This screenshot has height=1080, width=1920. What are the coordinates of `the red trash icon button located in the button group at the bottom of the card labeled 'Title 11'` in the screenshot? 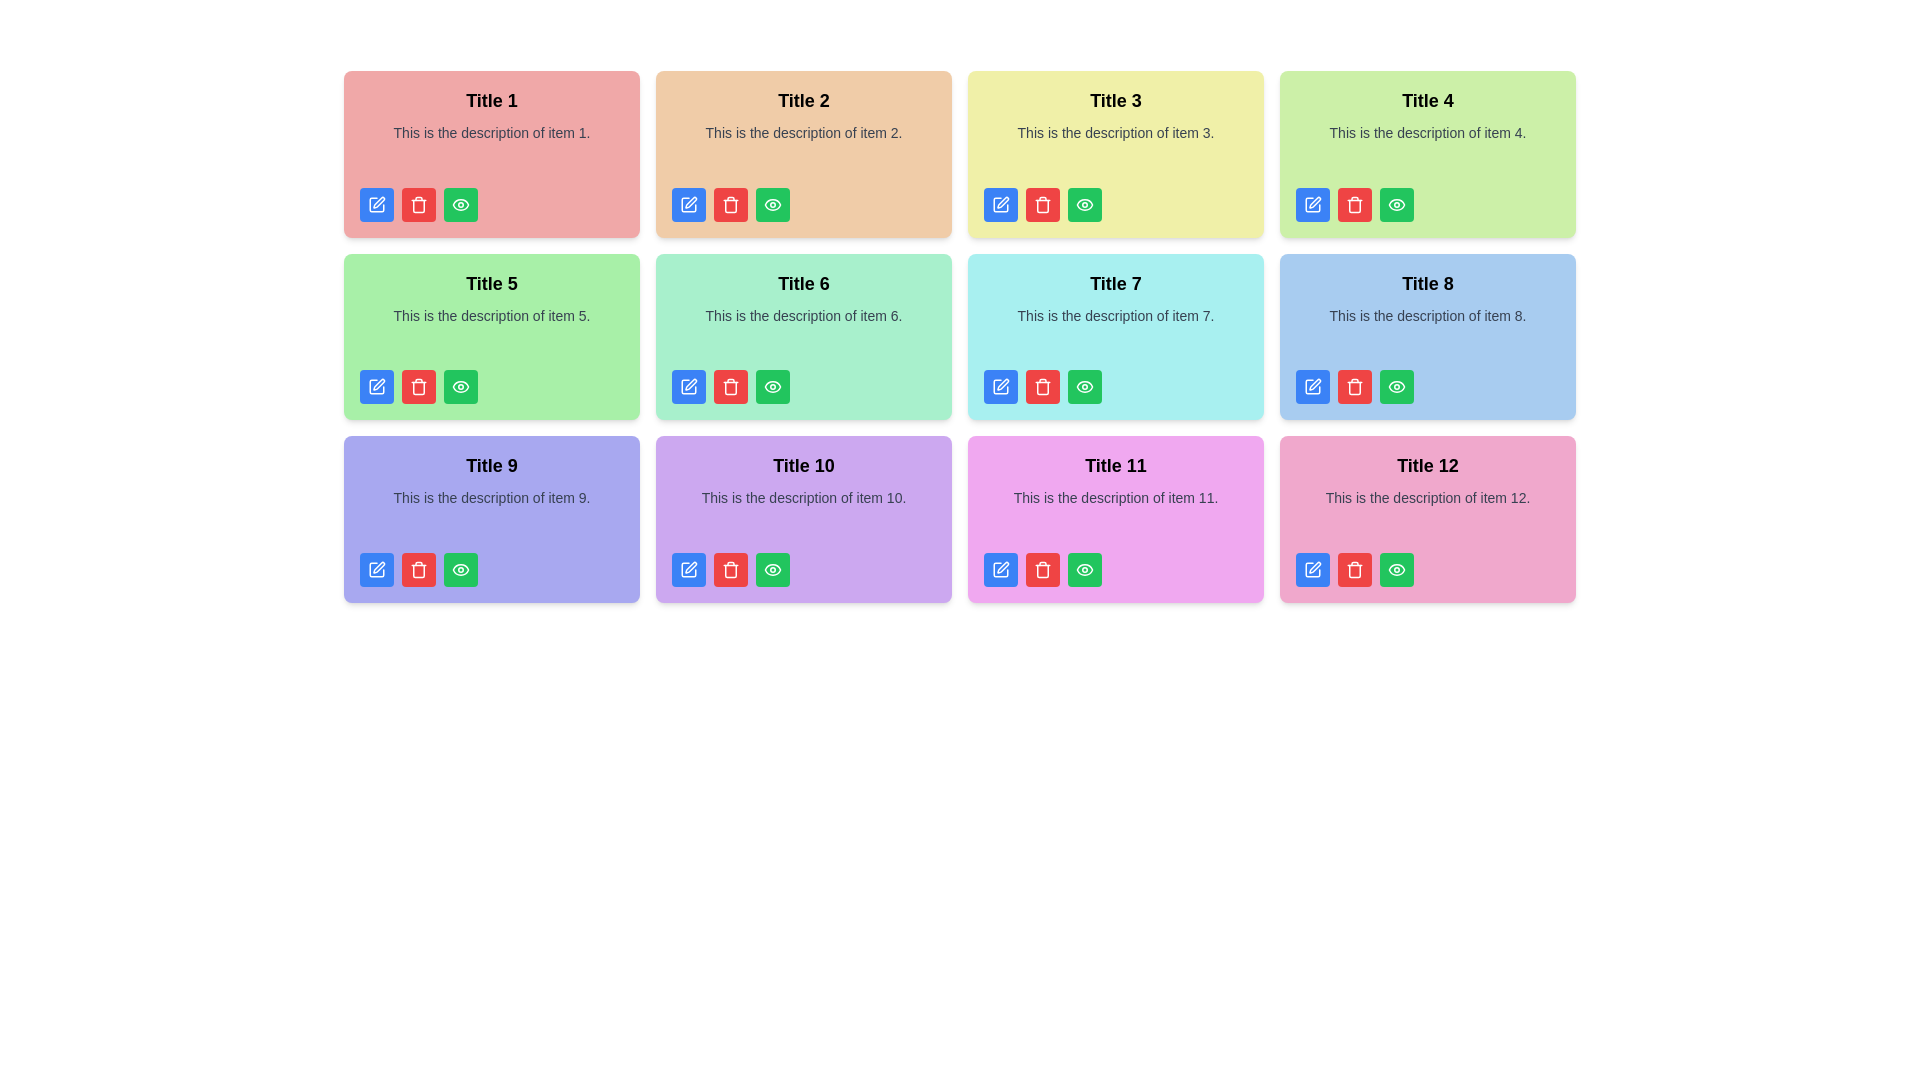 It's located at (1041, 569).